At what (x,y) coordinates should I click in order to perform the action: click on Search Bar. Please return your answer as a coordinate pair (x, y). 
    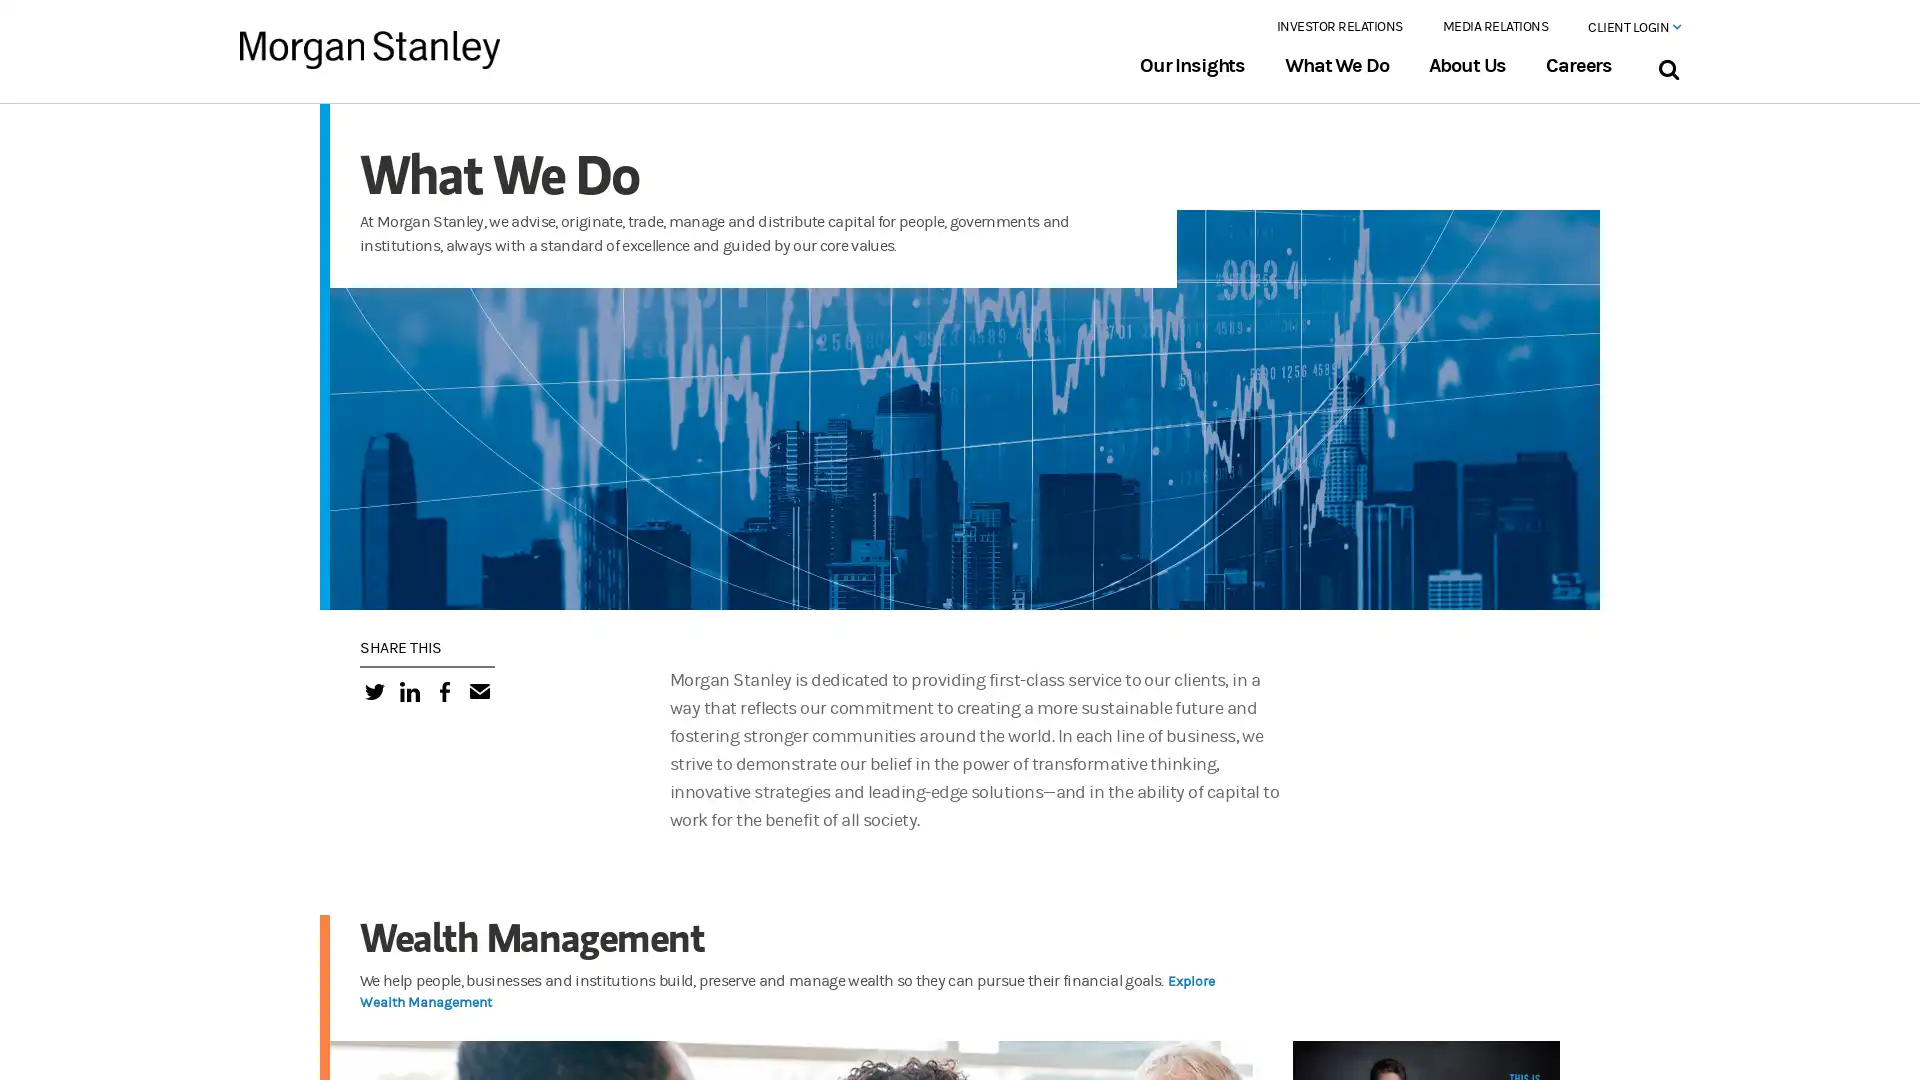
    Looking at the image, I should click on (1668, 64).